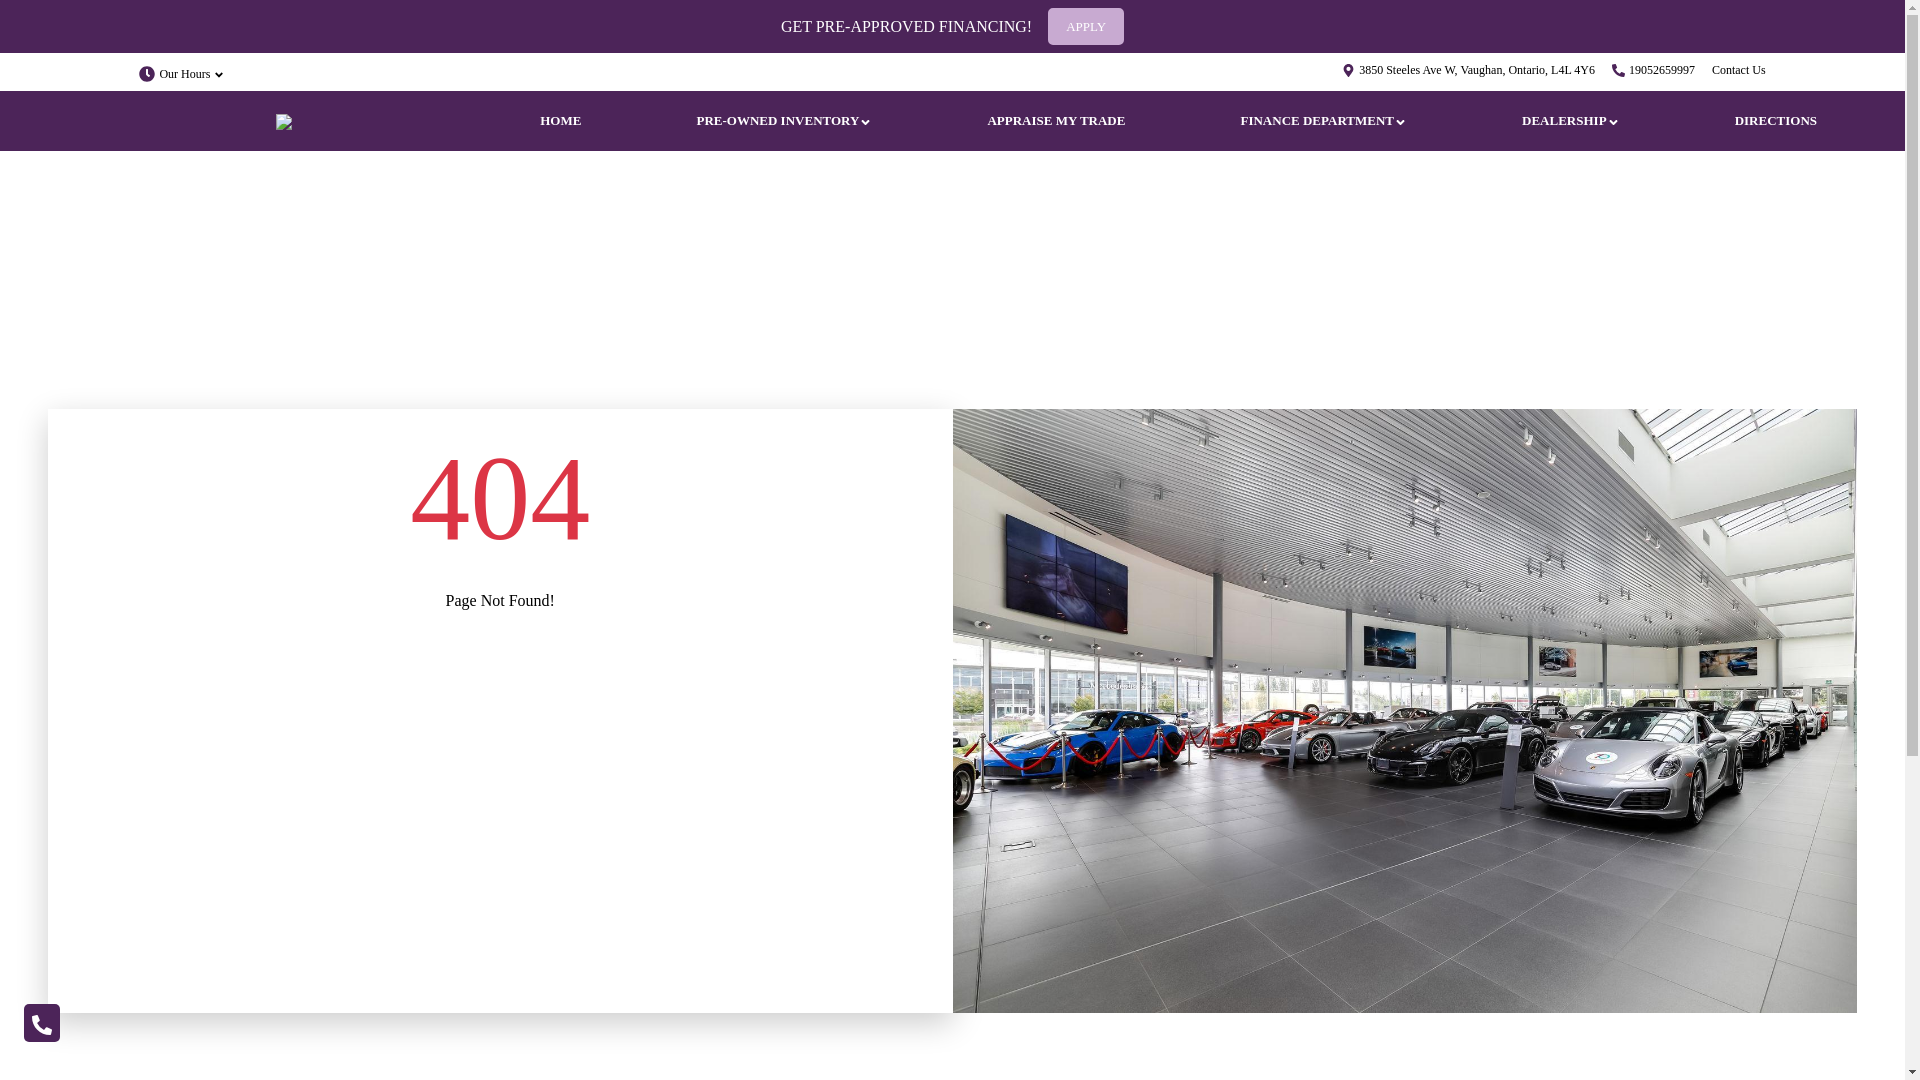 The height and width of the screenshot is (1080, 1920). I want to click on 'Contact Us', so click(1737, 68).